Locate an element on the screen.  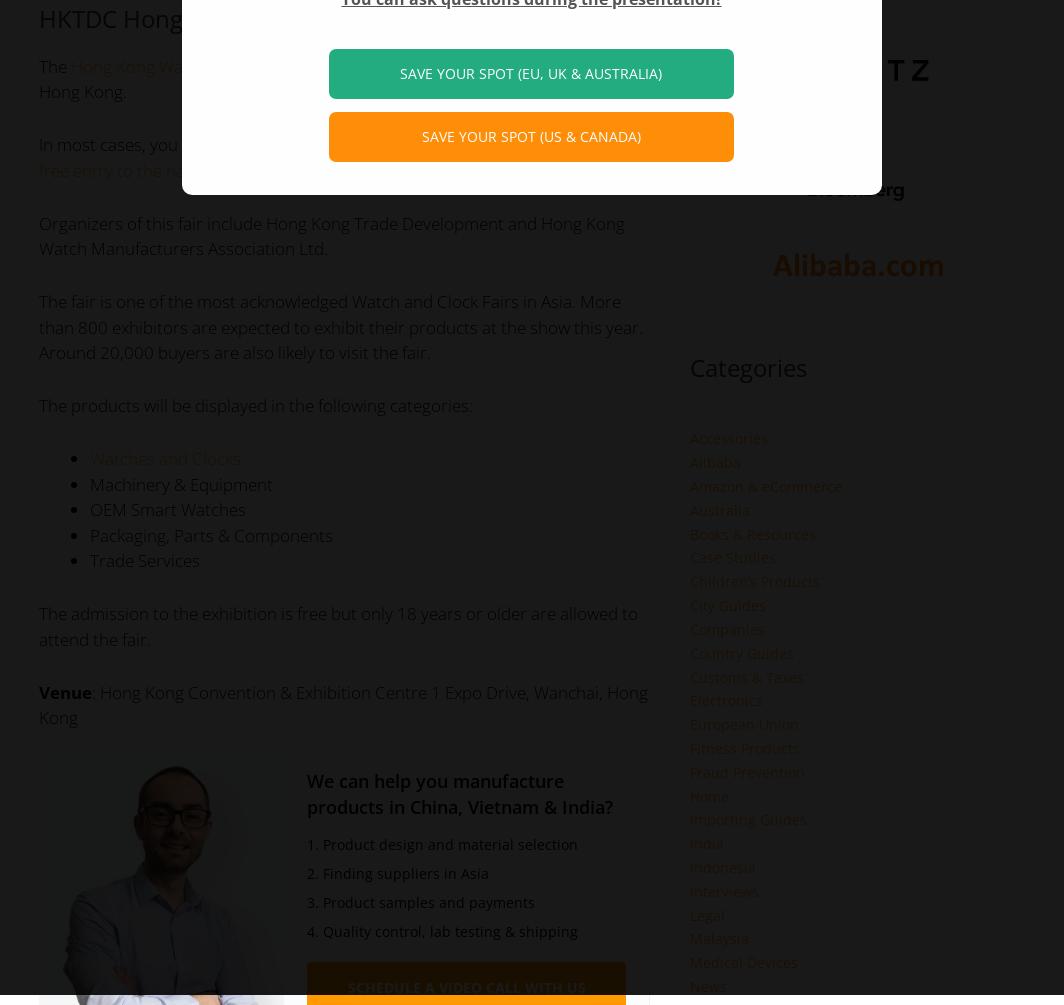
'European Union' is located at coordinates (743, 724).